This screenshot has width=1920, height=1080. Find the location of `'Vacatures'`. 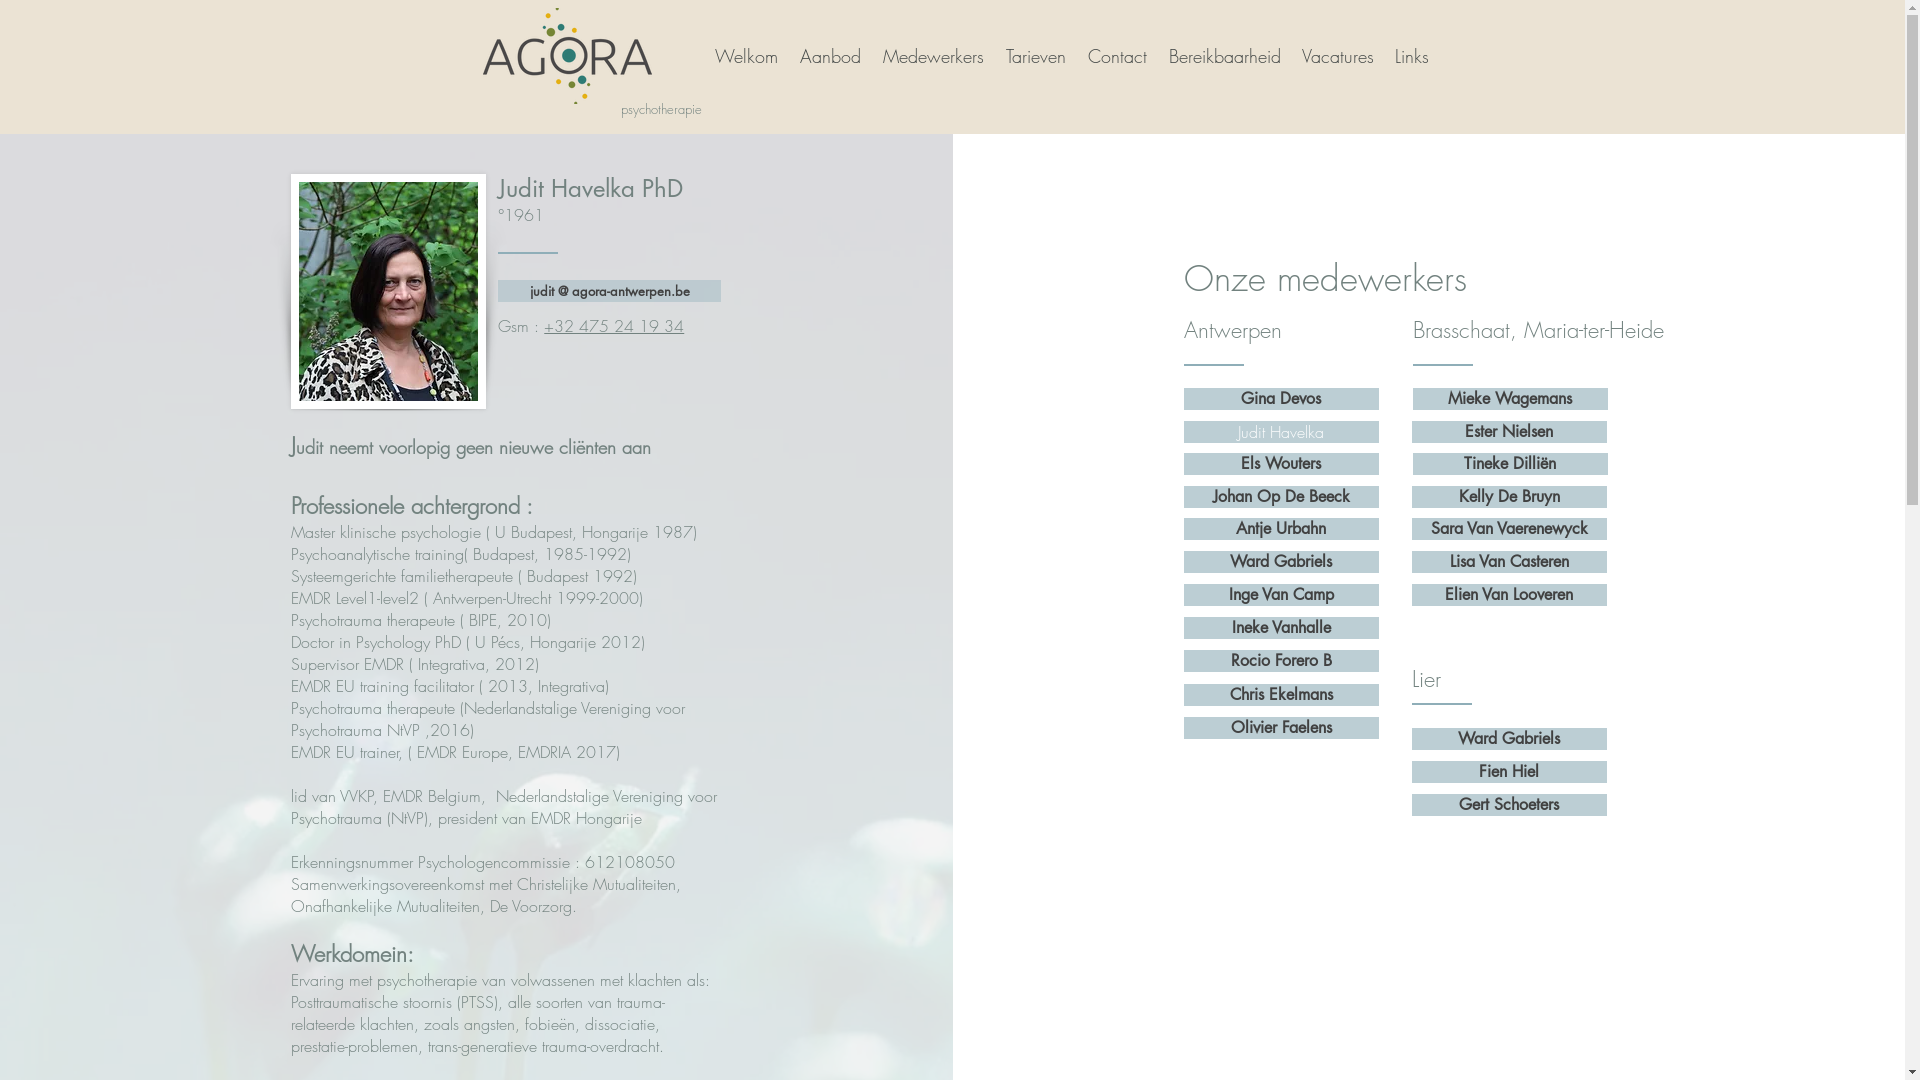

'Vacatures' is located at coordinates (1290, 55).